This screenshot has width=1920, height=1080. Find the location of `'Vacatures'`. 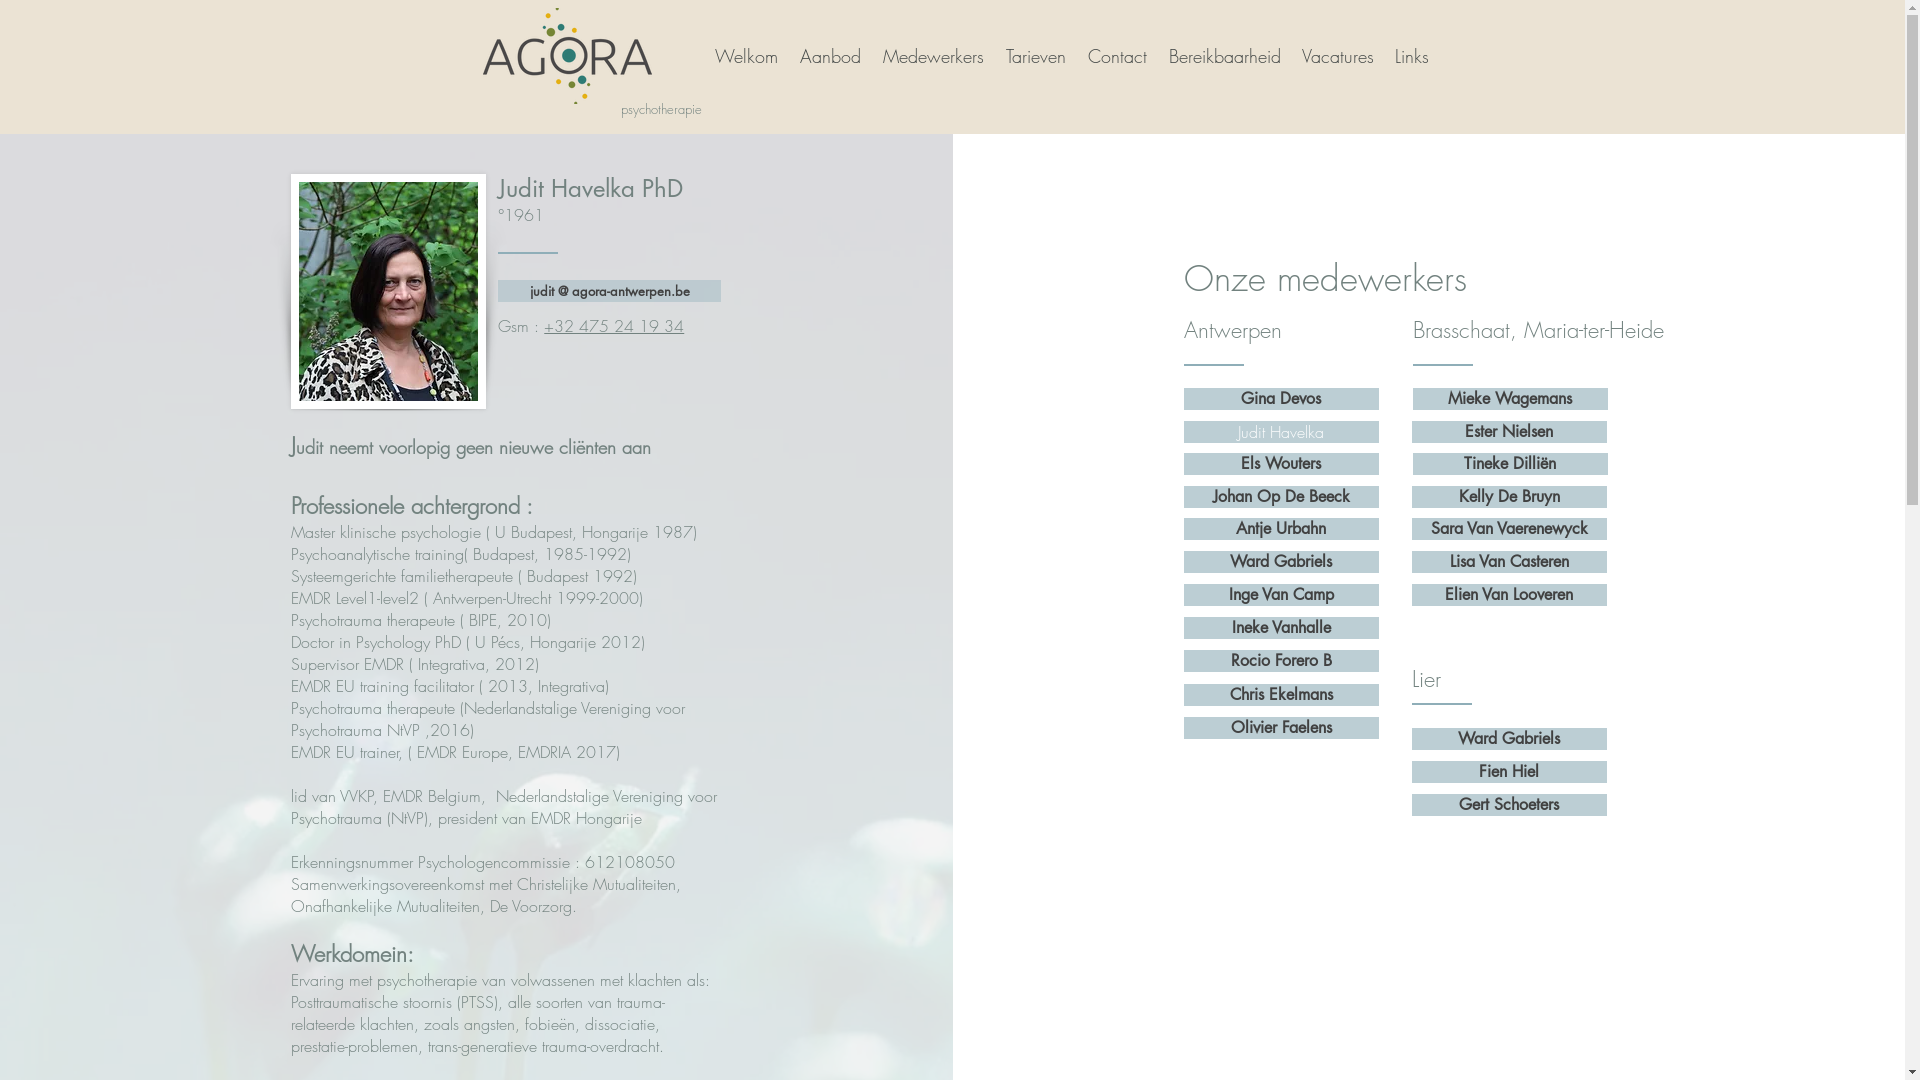

'Vacatures' is located at coordinates (1290, 55).